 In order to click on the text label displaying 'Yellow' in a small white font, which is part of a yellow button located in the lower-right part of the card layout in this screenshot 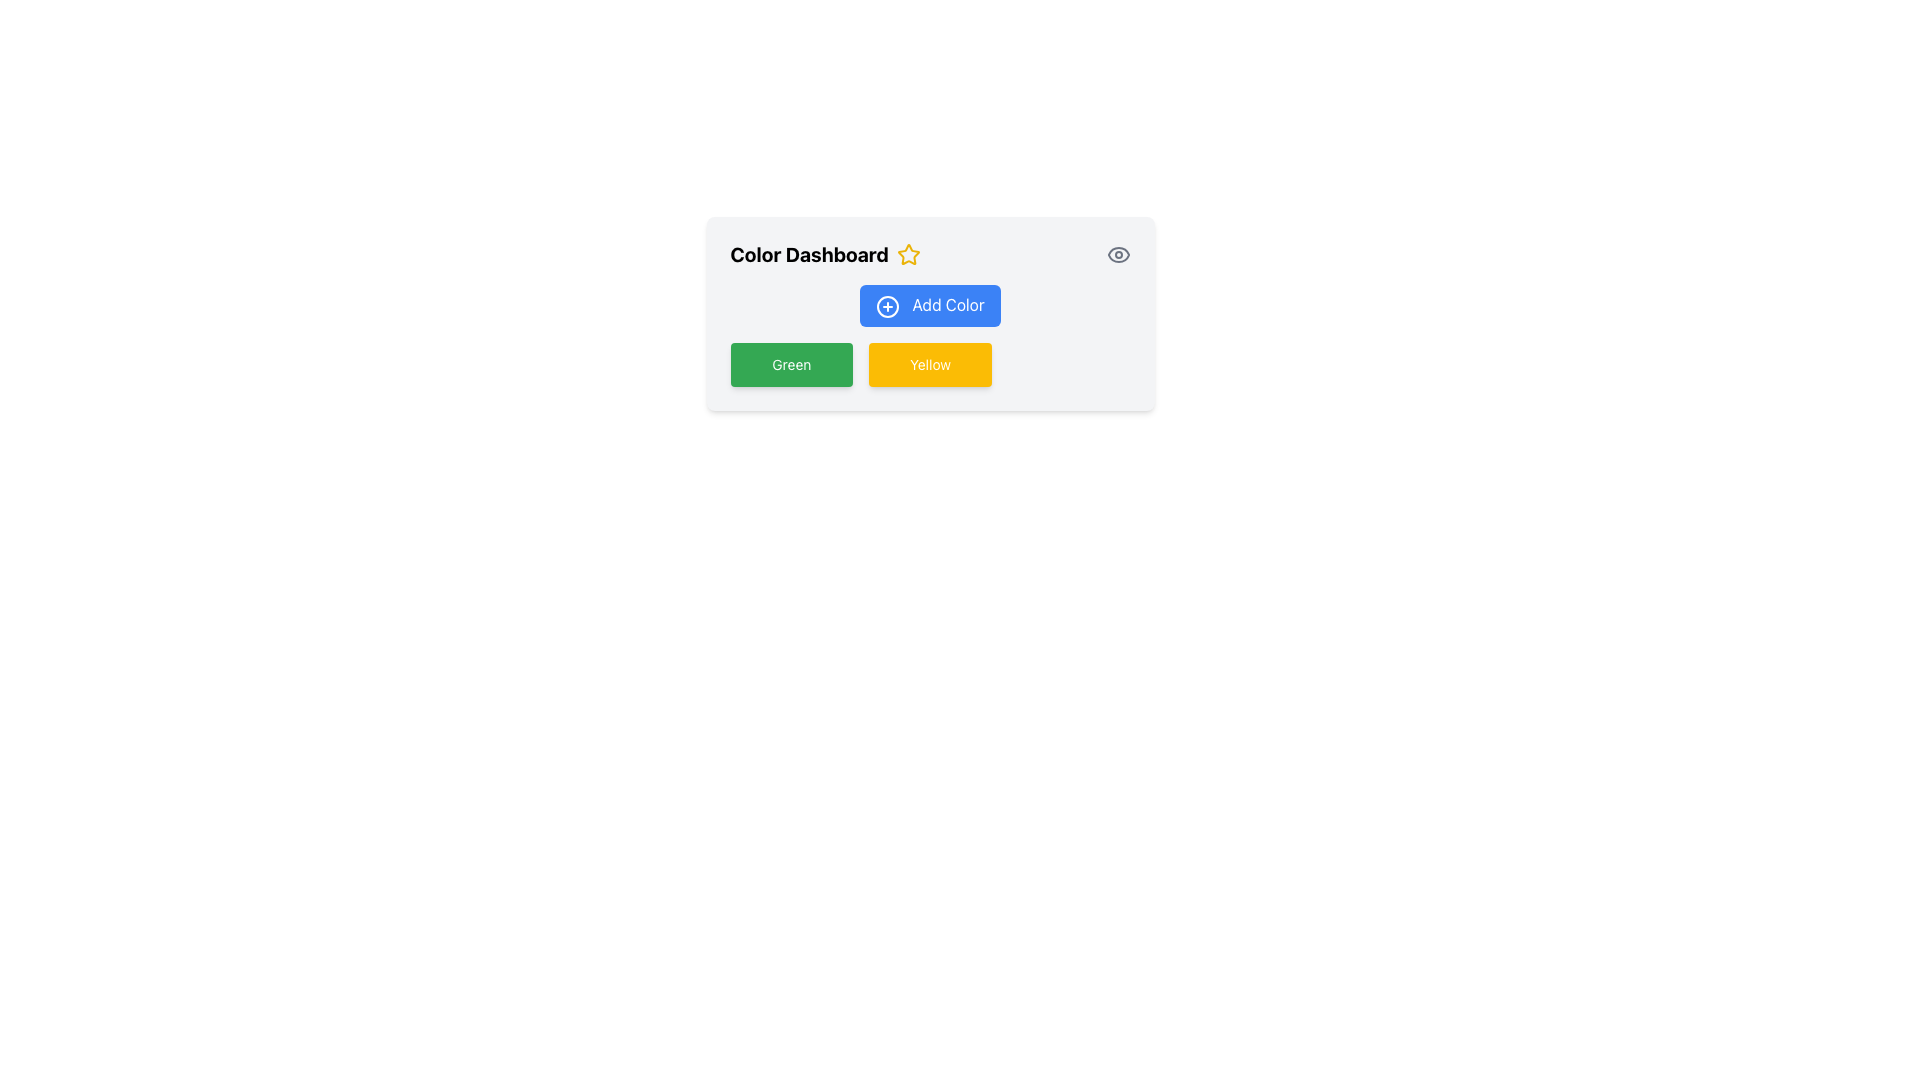, I will do `click(929, 364)`.